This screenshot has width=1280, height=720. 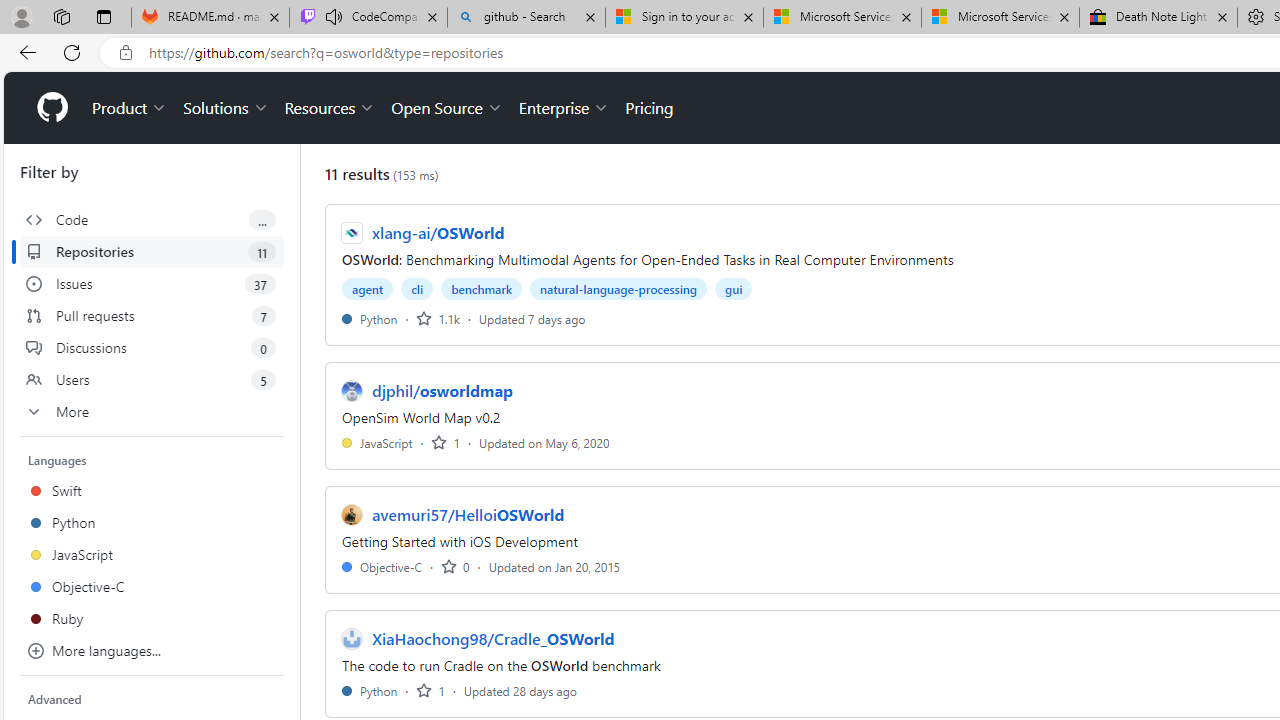 I want to click on 'JavaScript', so click(x=377, y=441).